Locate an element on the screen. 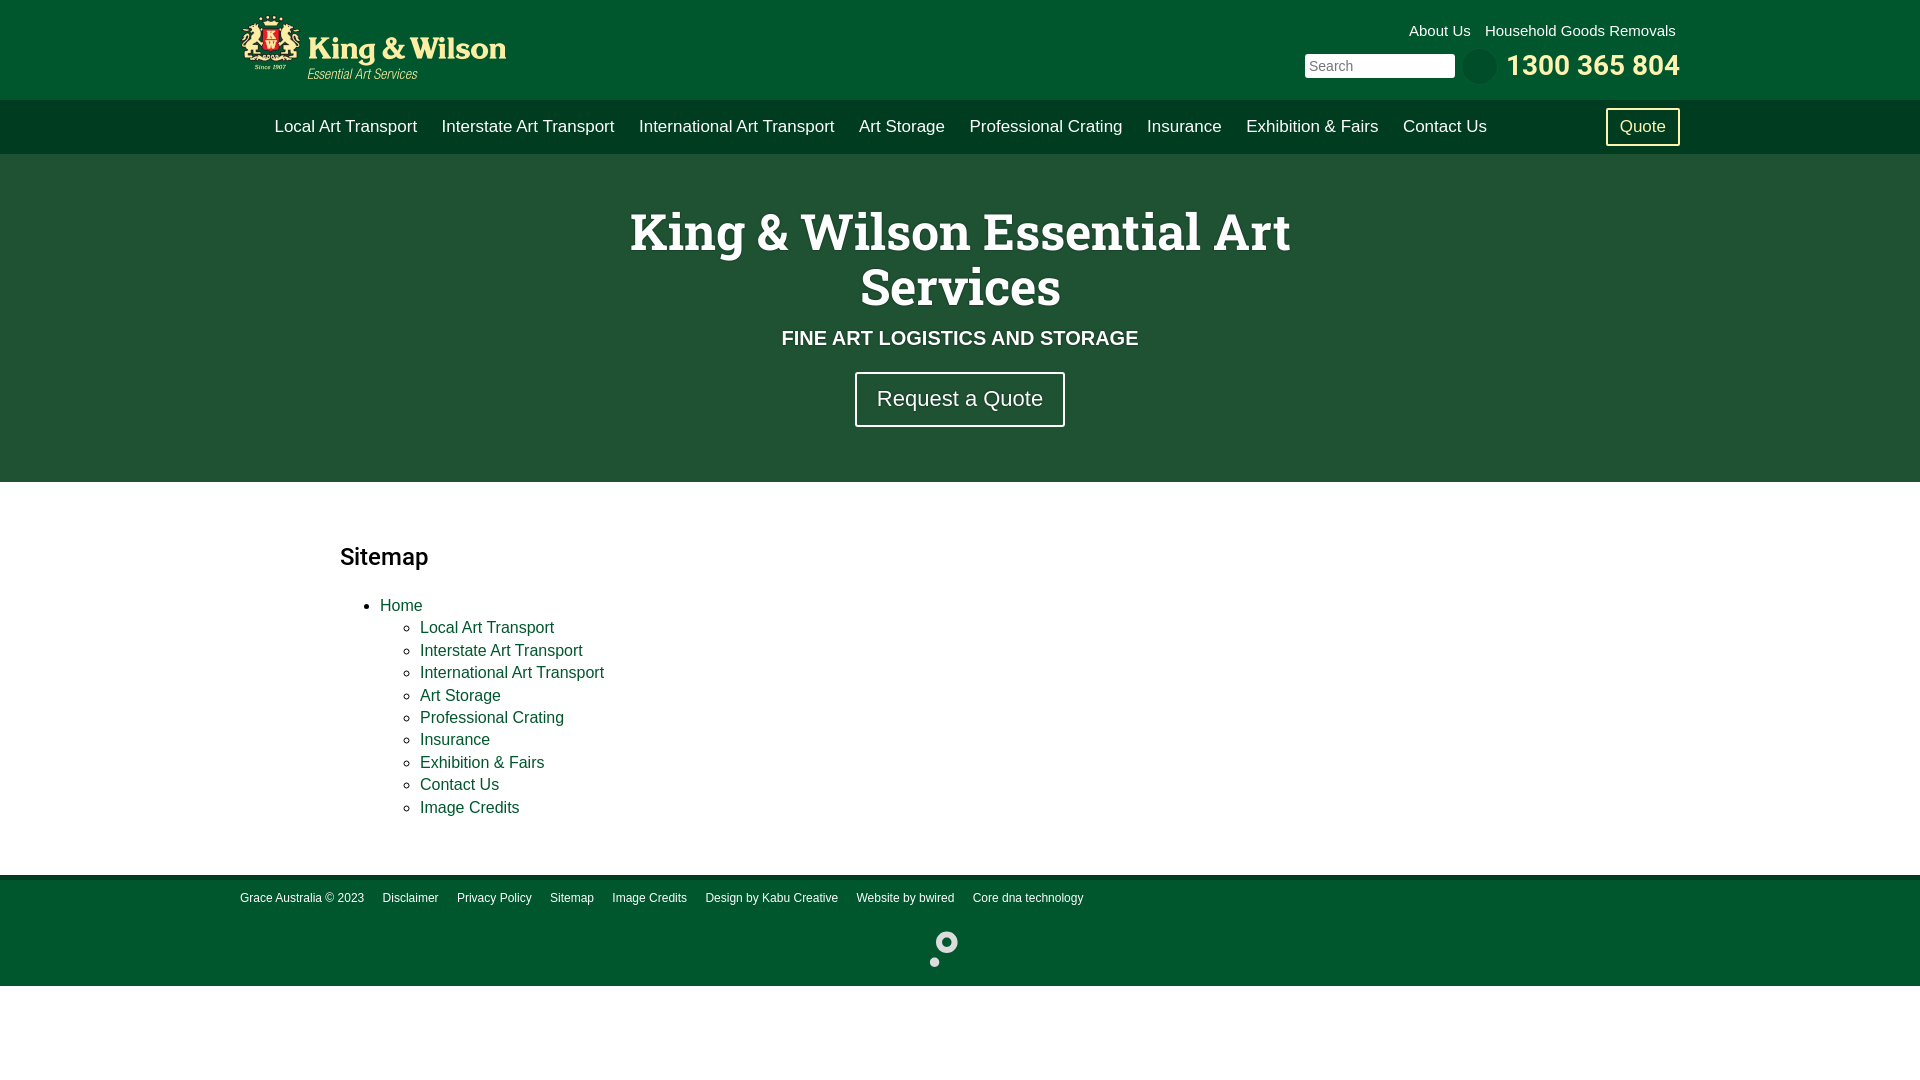 The image size is (1920, 1080). 'Home' is located at coordinates (400, 604).